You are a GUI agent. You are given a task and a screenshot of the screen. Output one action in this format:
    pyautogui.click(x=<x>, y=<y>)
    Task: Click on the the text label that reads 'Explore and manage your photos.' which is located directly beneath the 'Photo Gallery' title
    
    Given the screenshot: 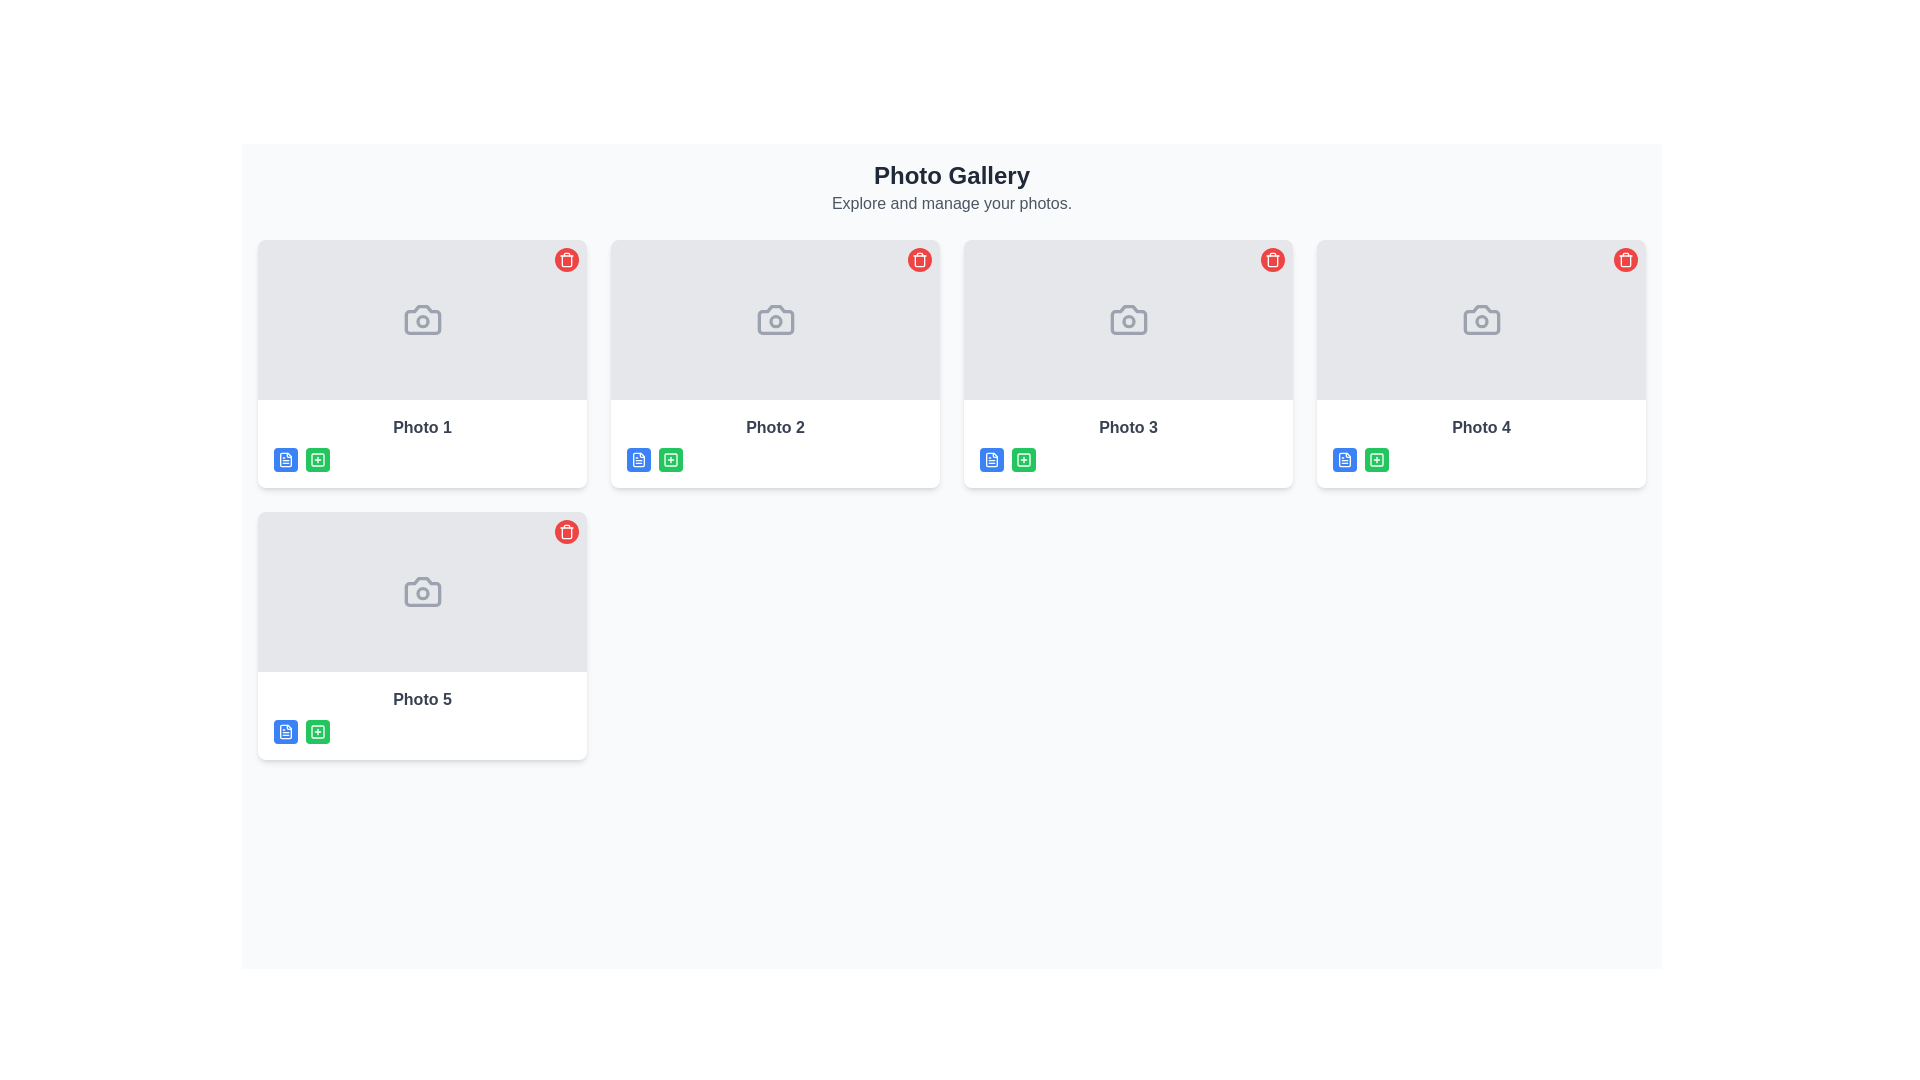 What is the action you would take?
    pyautogui.click(x=950, y=204)
    